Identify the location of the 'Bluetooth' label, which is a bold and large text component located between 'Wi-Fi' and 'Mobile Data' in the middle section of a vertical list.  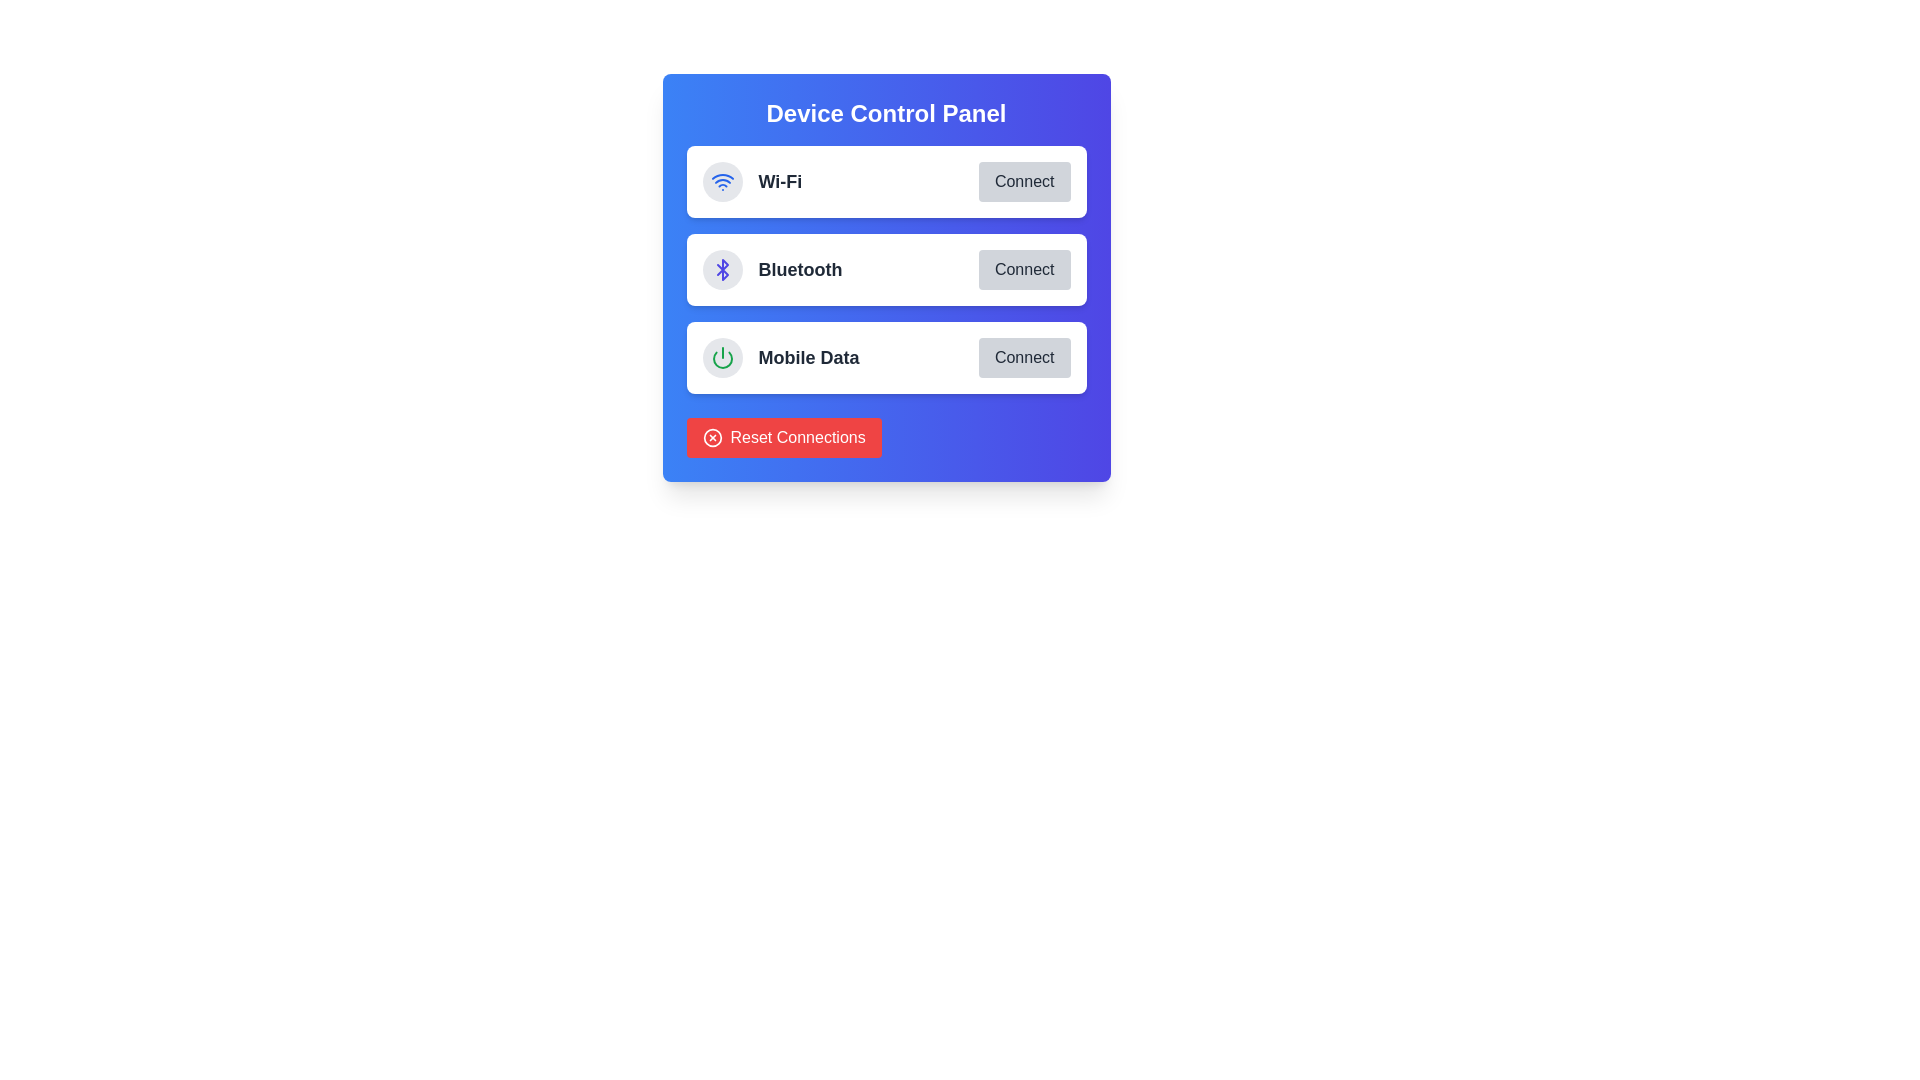
(771, 270).